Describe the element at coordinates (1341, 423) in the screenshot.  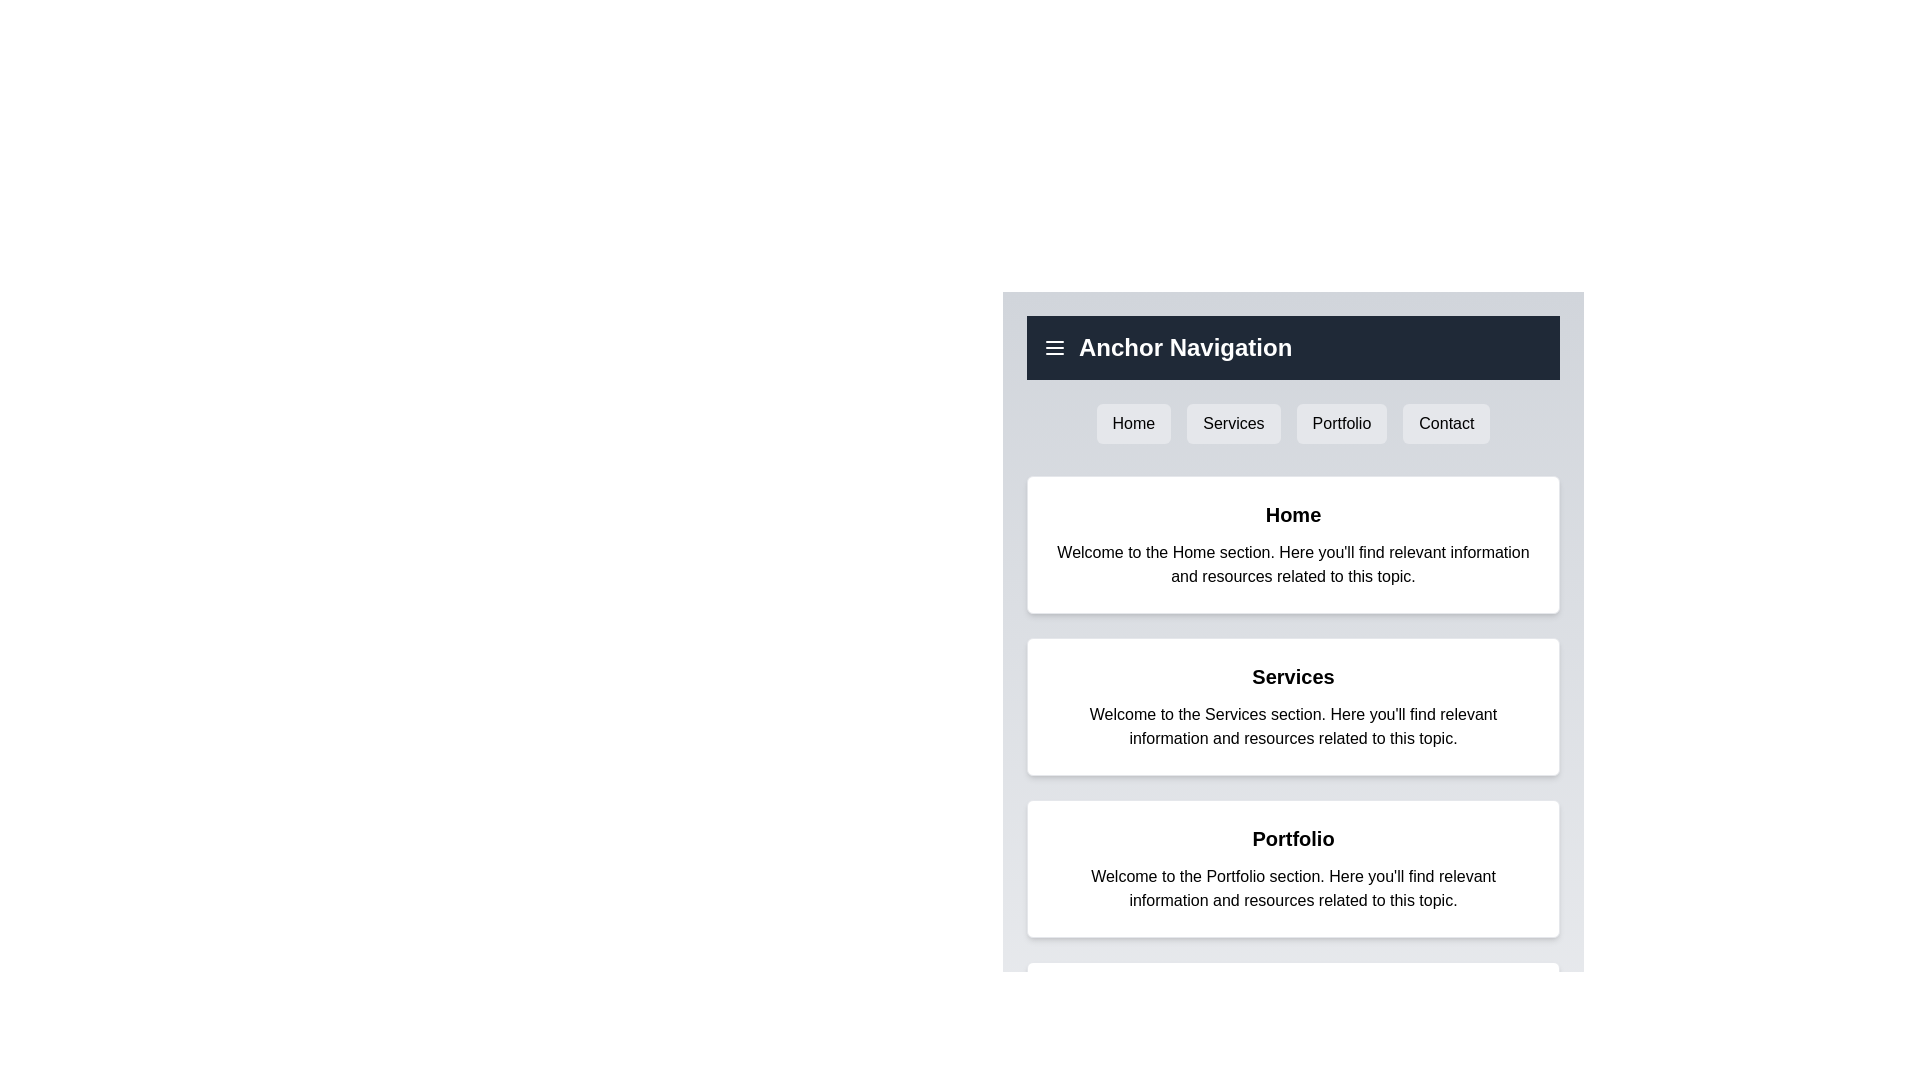
I see `the 'Portfolio' button, which is the third button in the navigation bar` at that location.